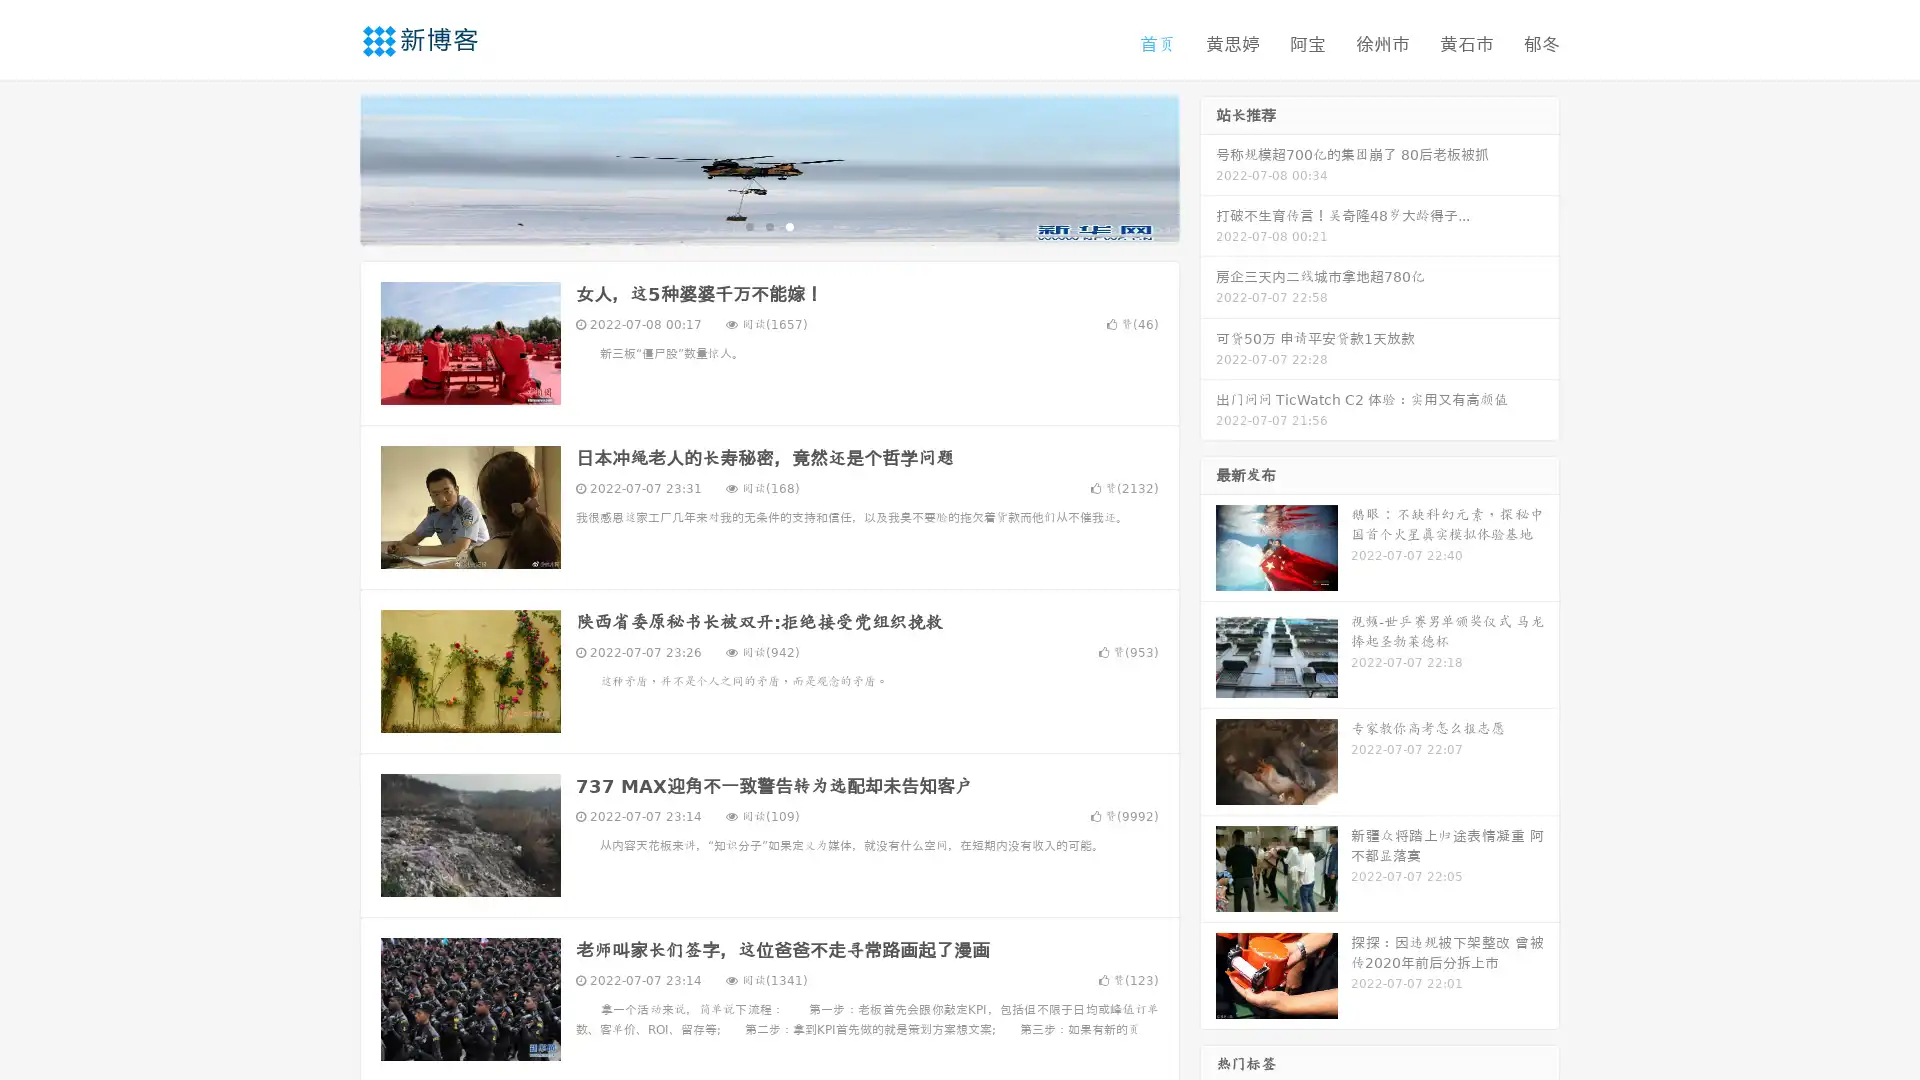  Describe the element at coordinates (789, 225) in the screenshot. I see `Go to slide 3` at that location.